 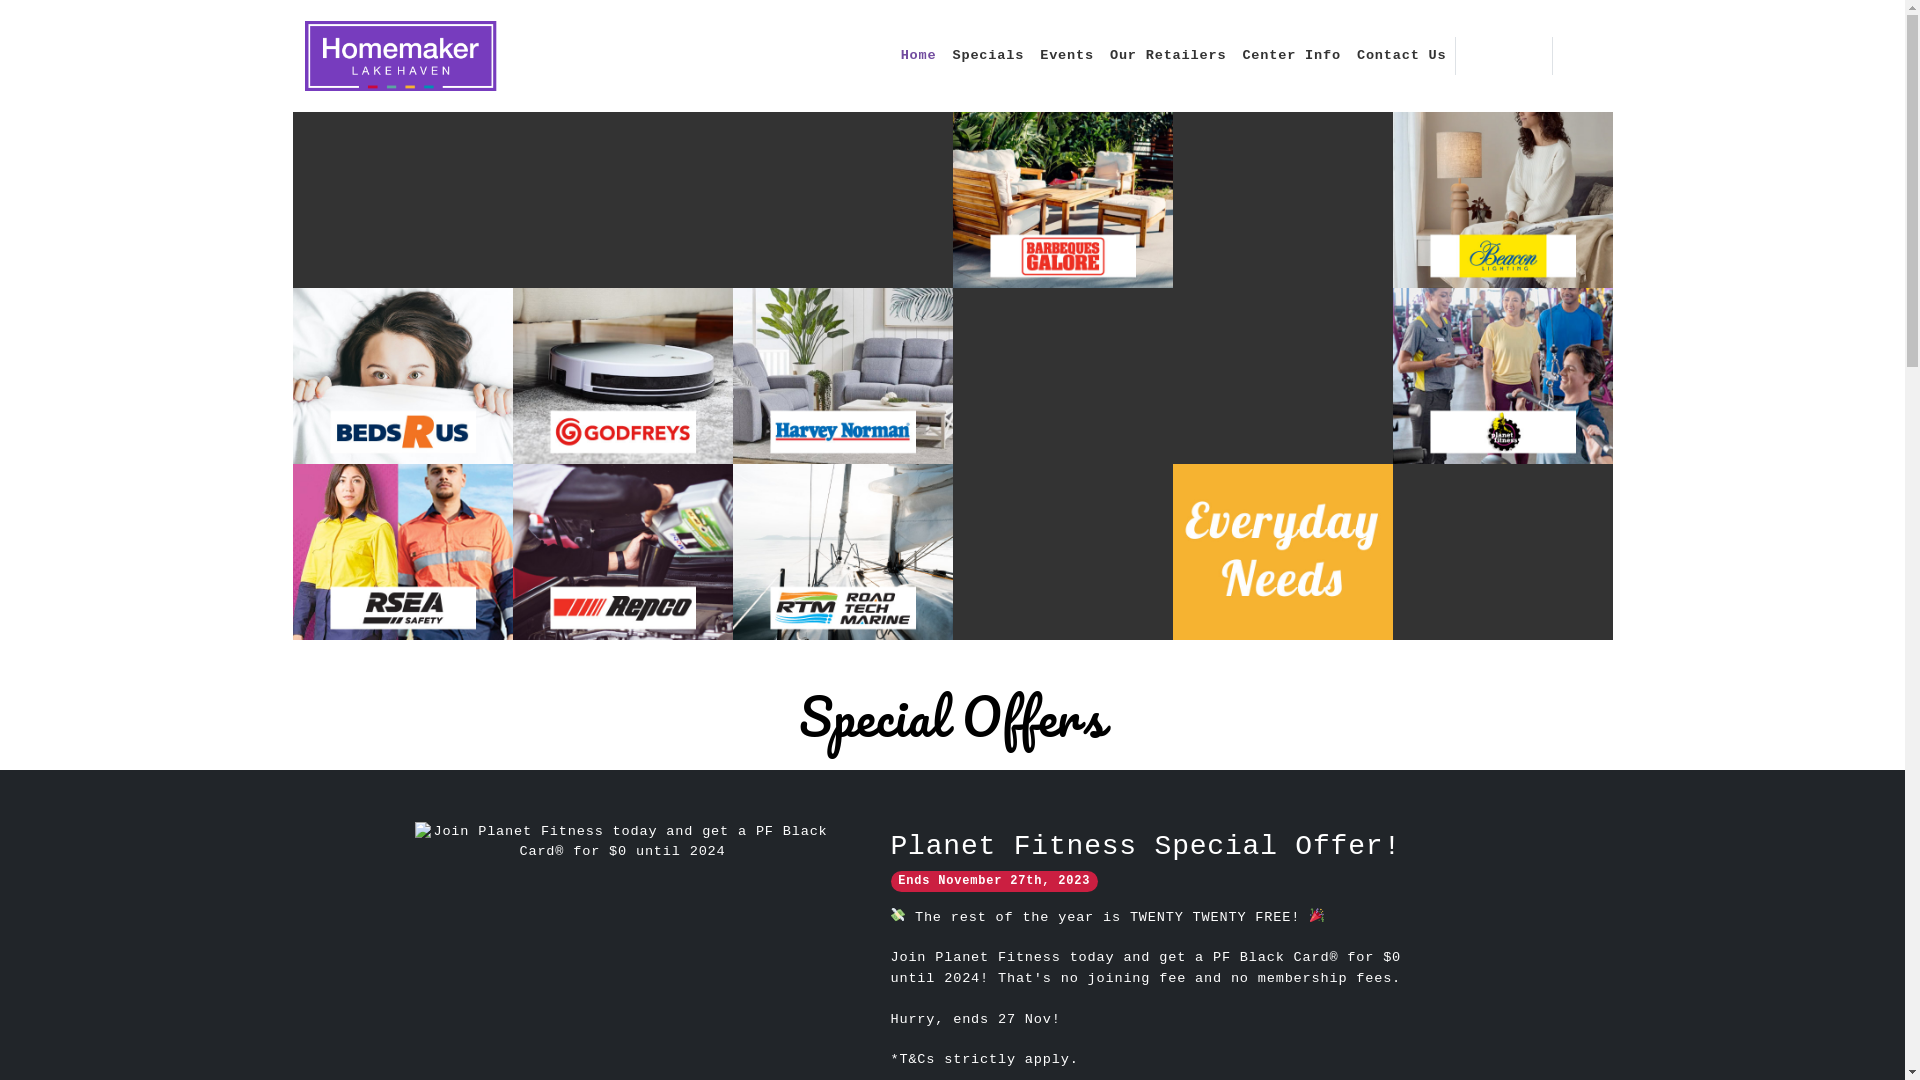 I want to click on 'Events', so click(x=1065, y=55).